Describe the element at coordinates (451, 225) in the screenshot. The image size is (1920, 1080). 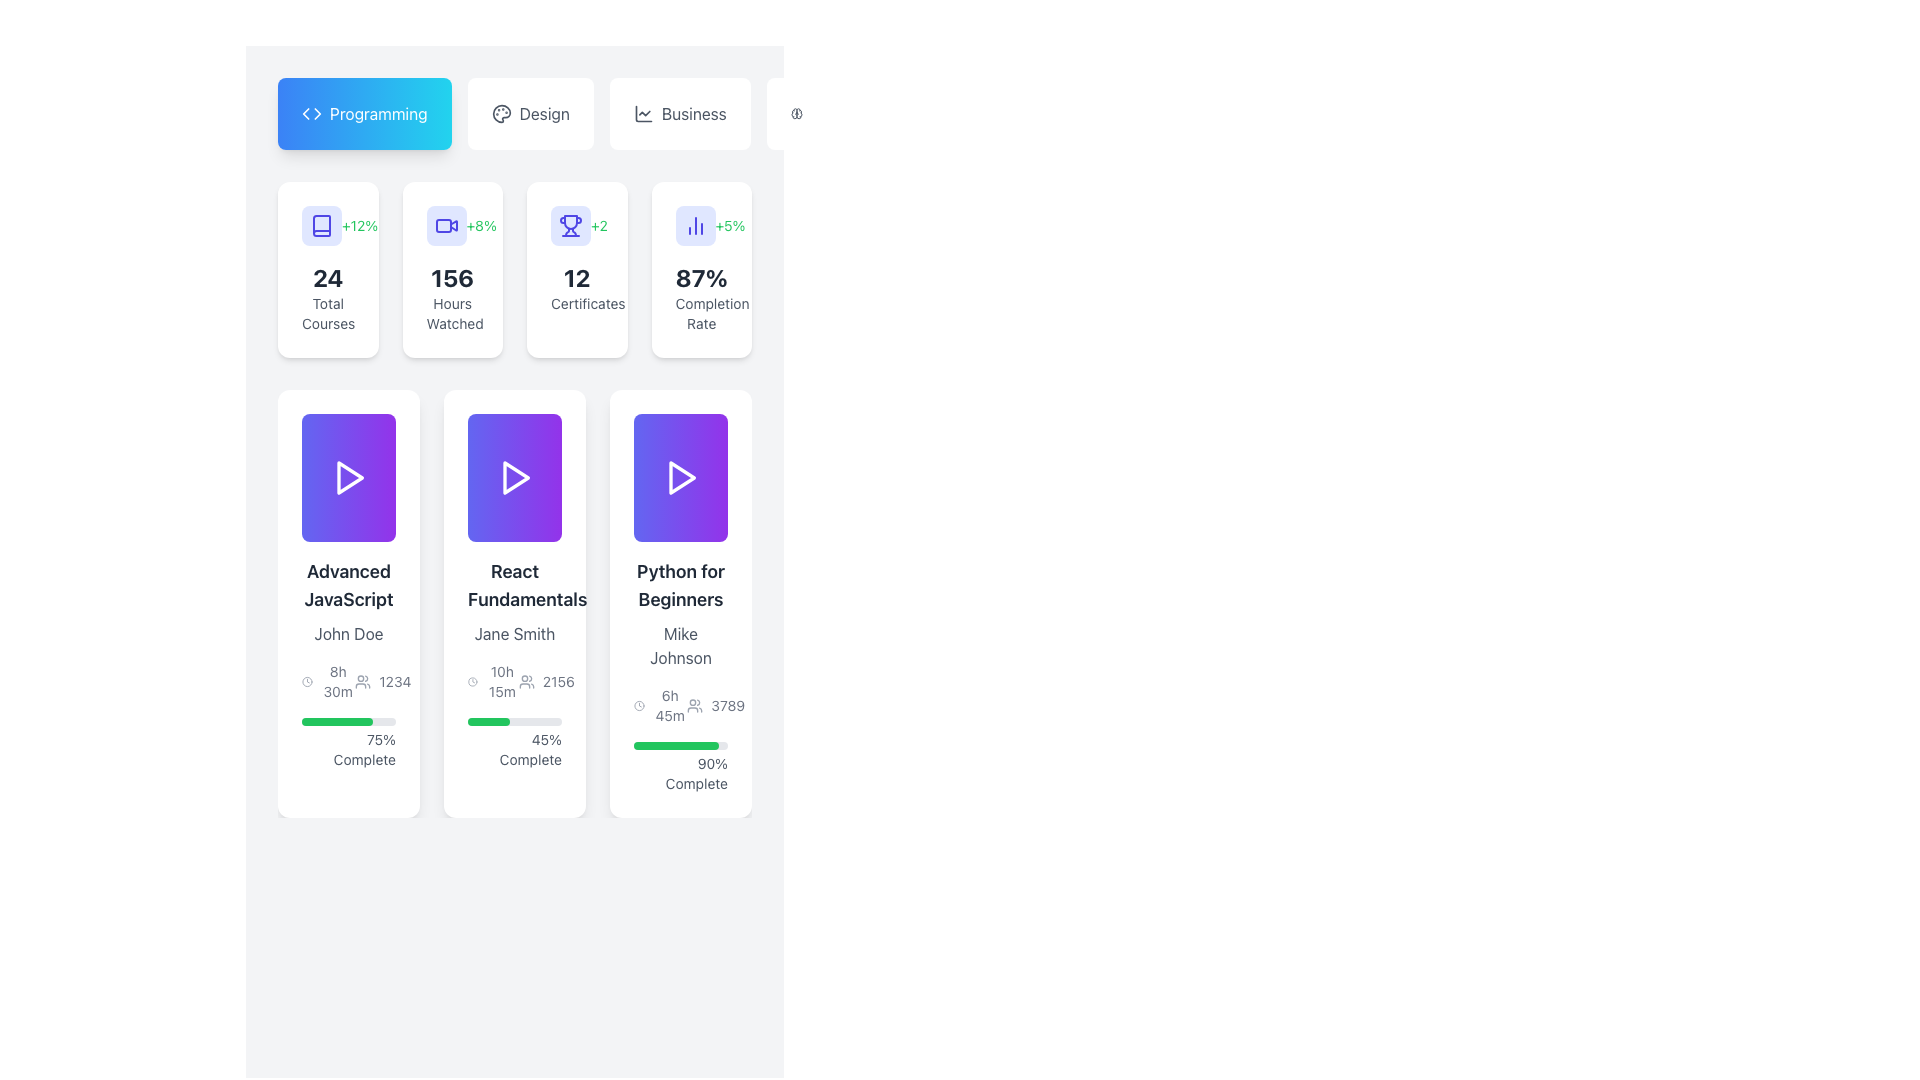
I see `the Informational widget located in the top row of metrics, positioned between the 'Total Courses' and 'Certificates' metrics` at that location.